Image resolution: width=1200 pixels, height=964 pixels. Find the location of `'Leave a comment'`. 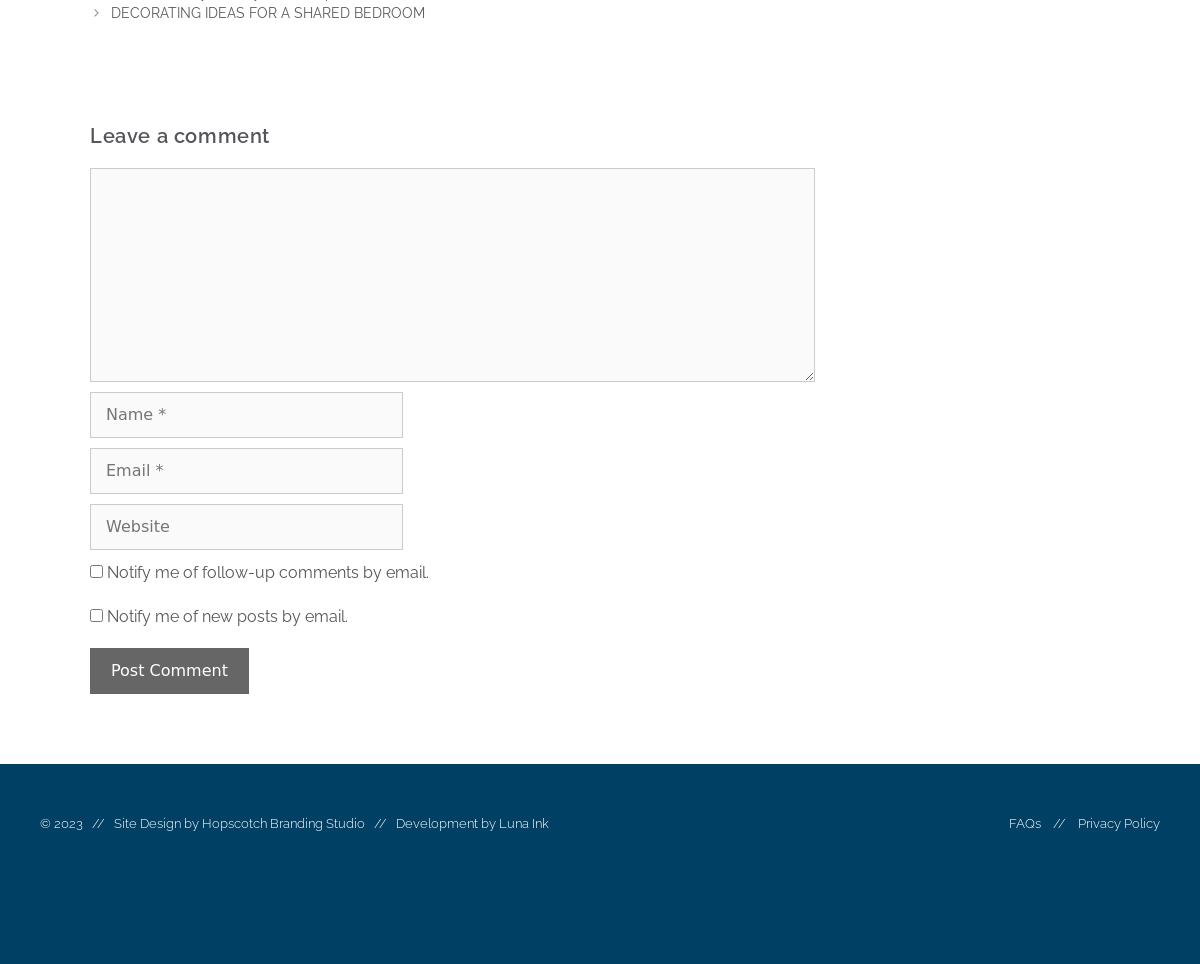

'Leave a comment' is located at coordinates (179, 136).